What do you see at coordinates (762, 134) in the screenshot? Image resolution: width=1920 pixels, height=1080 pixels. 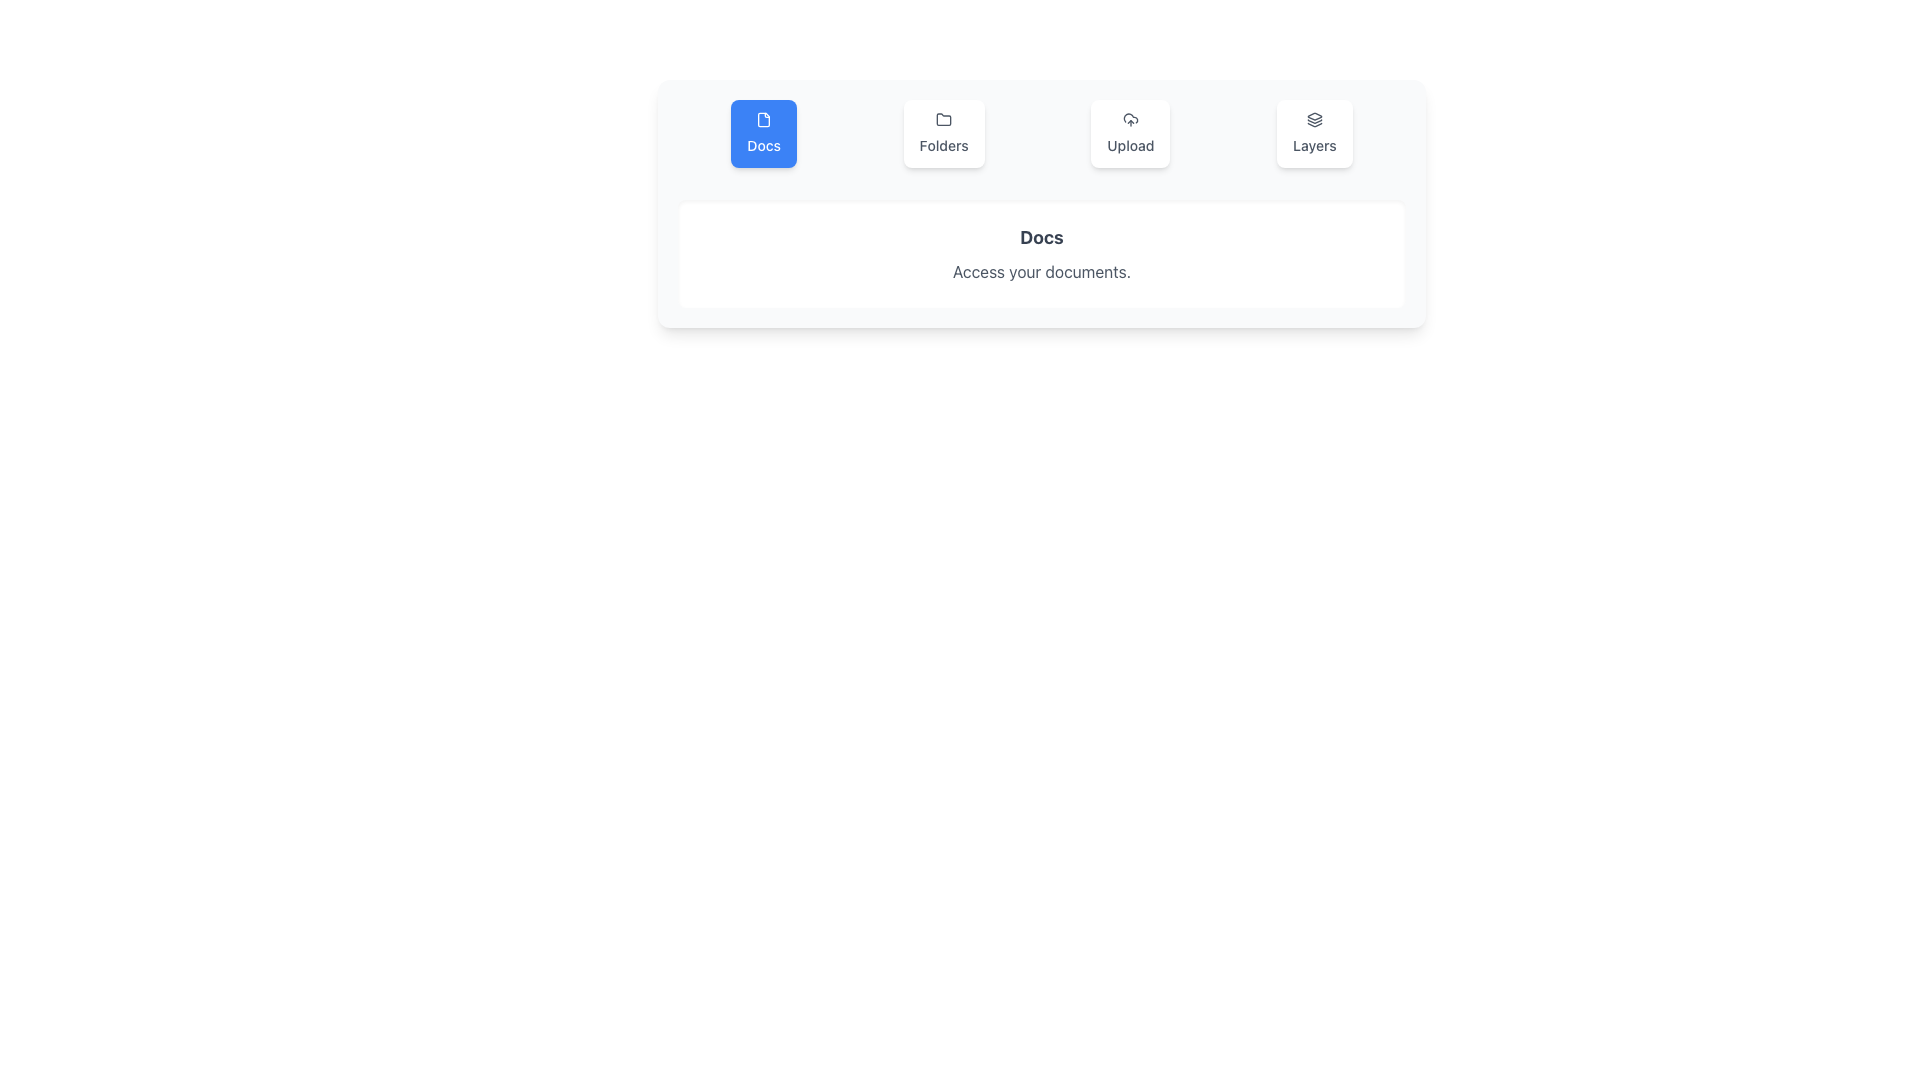 I see `the 'Docs' button, which is a rectangular button with a blue background and a white document icon, using assistive technologies` at bounding box center [762, 134].